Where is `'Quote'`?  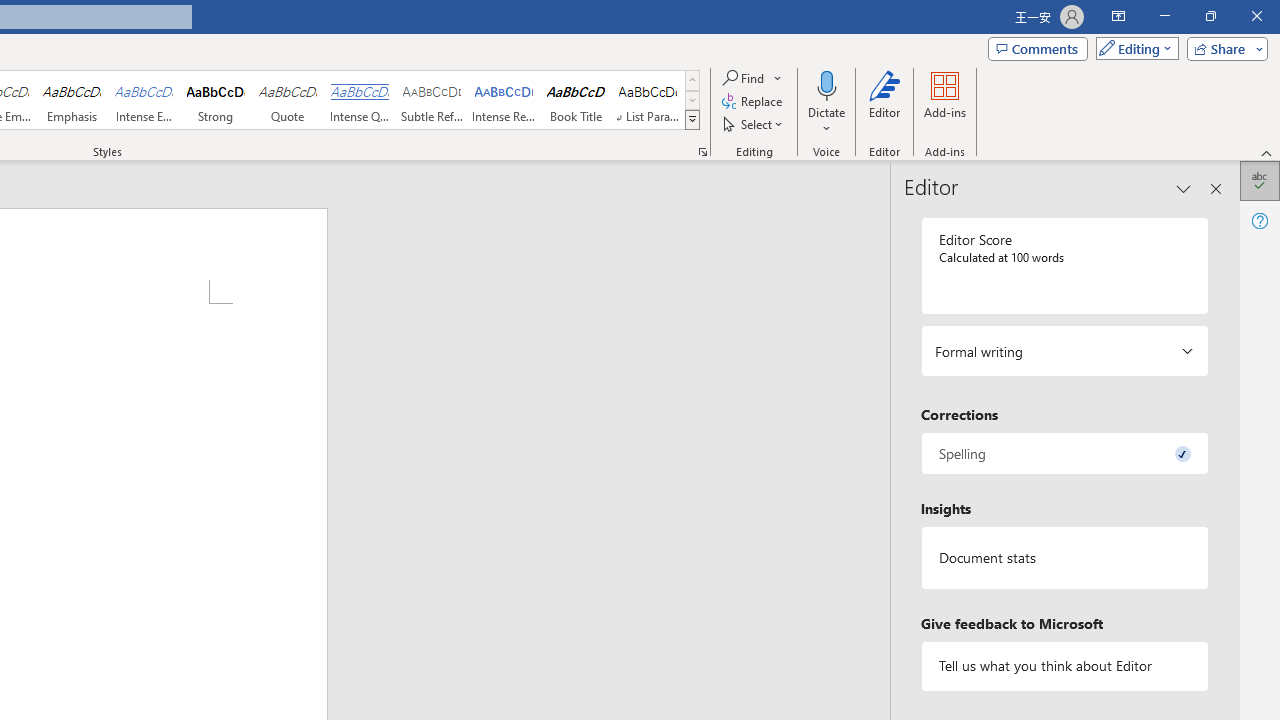 'Quote' is located at coordinates (287, 100).